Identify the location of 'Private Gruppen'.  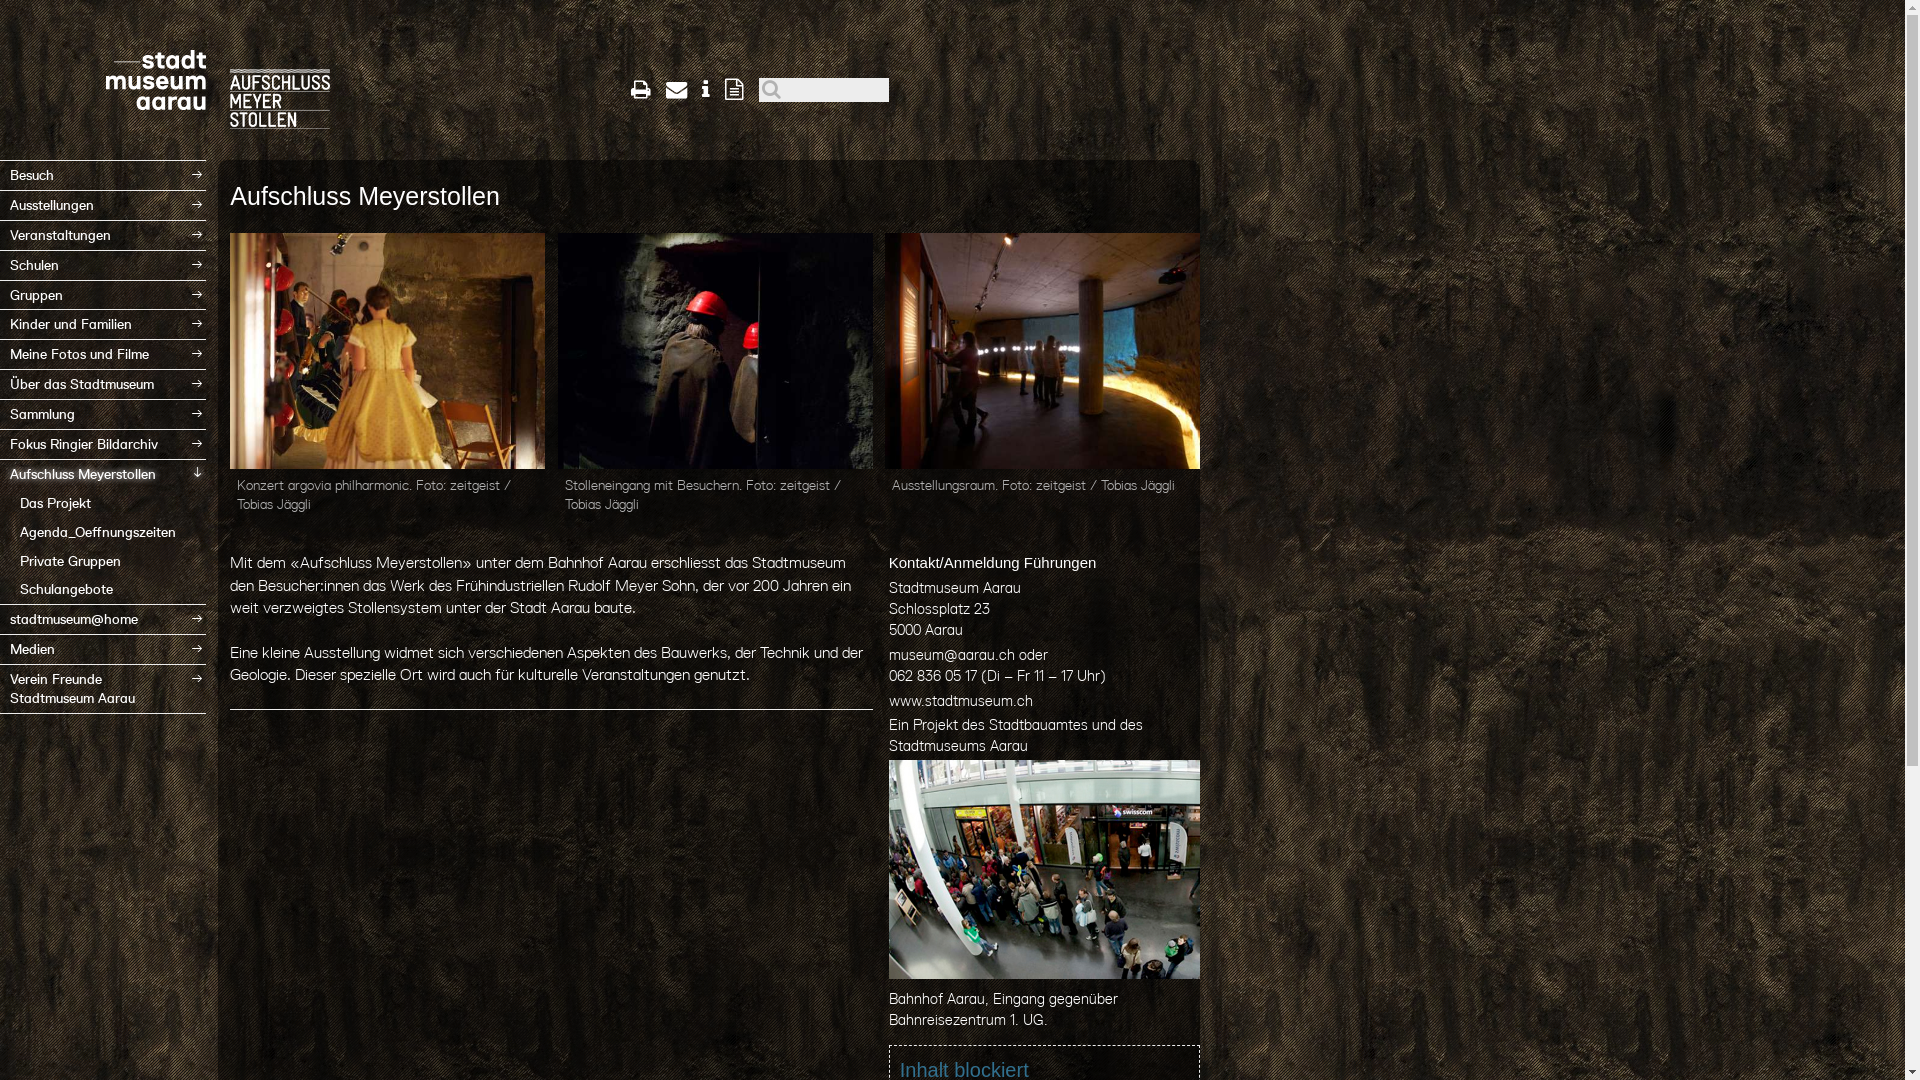
(0, 561).